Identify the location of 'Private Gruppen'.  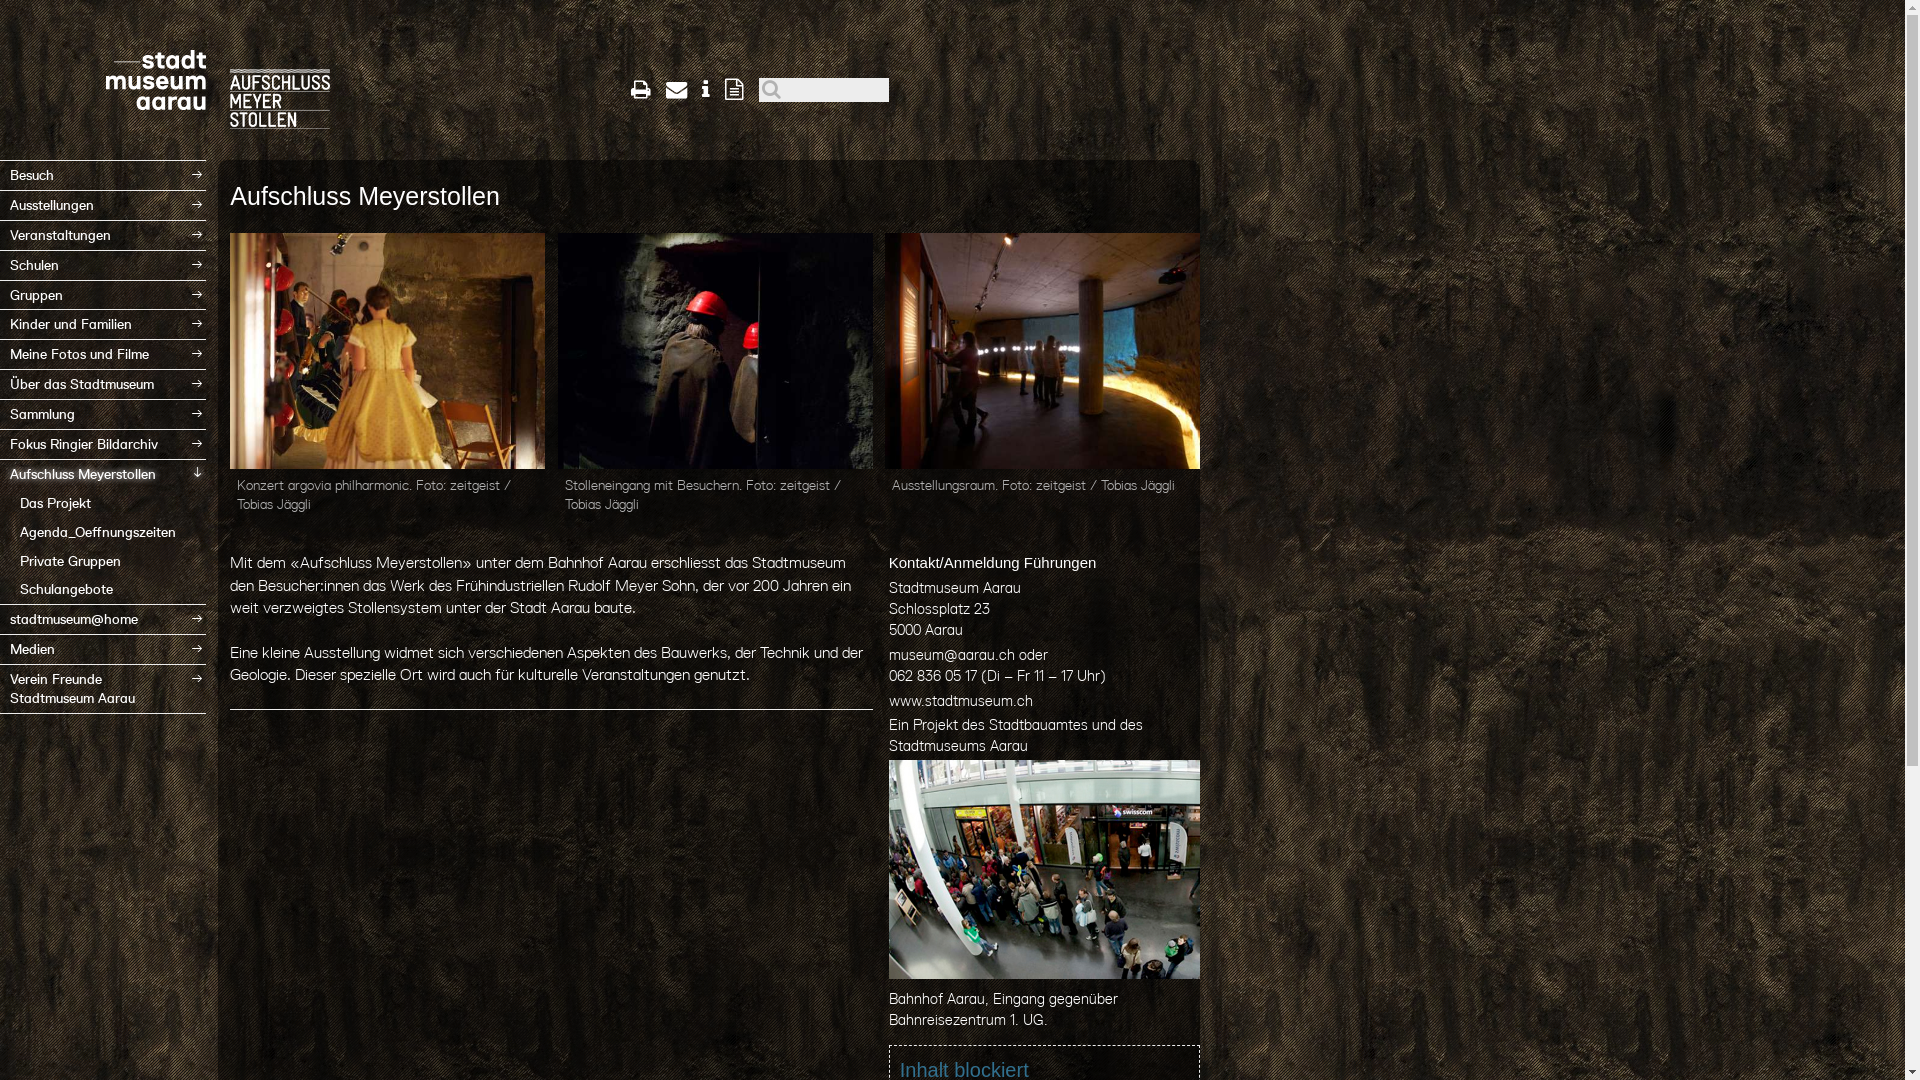
(0, 561).